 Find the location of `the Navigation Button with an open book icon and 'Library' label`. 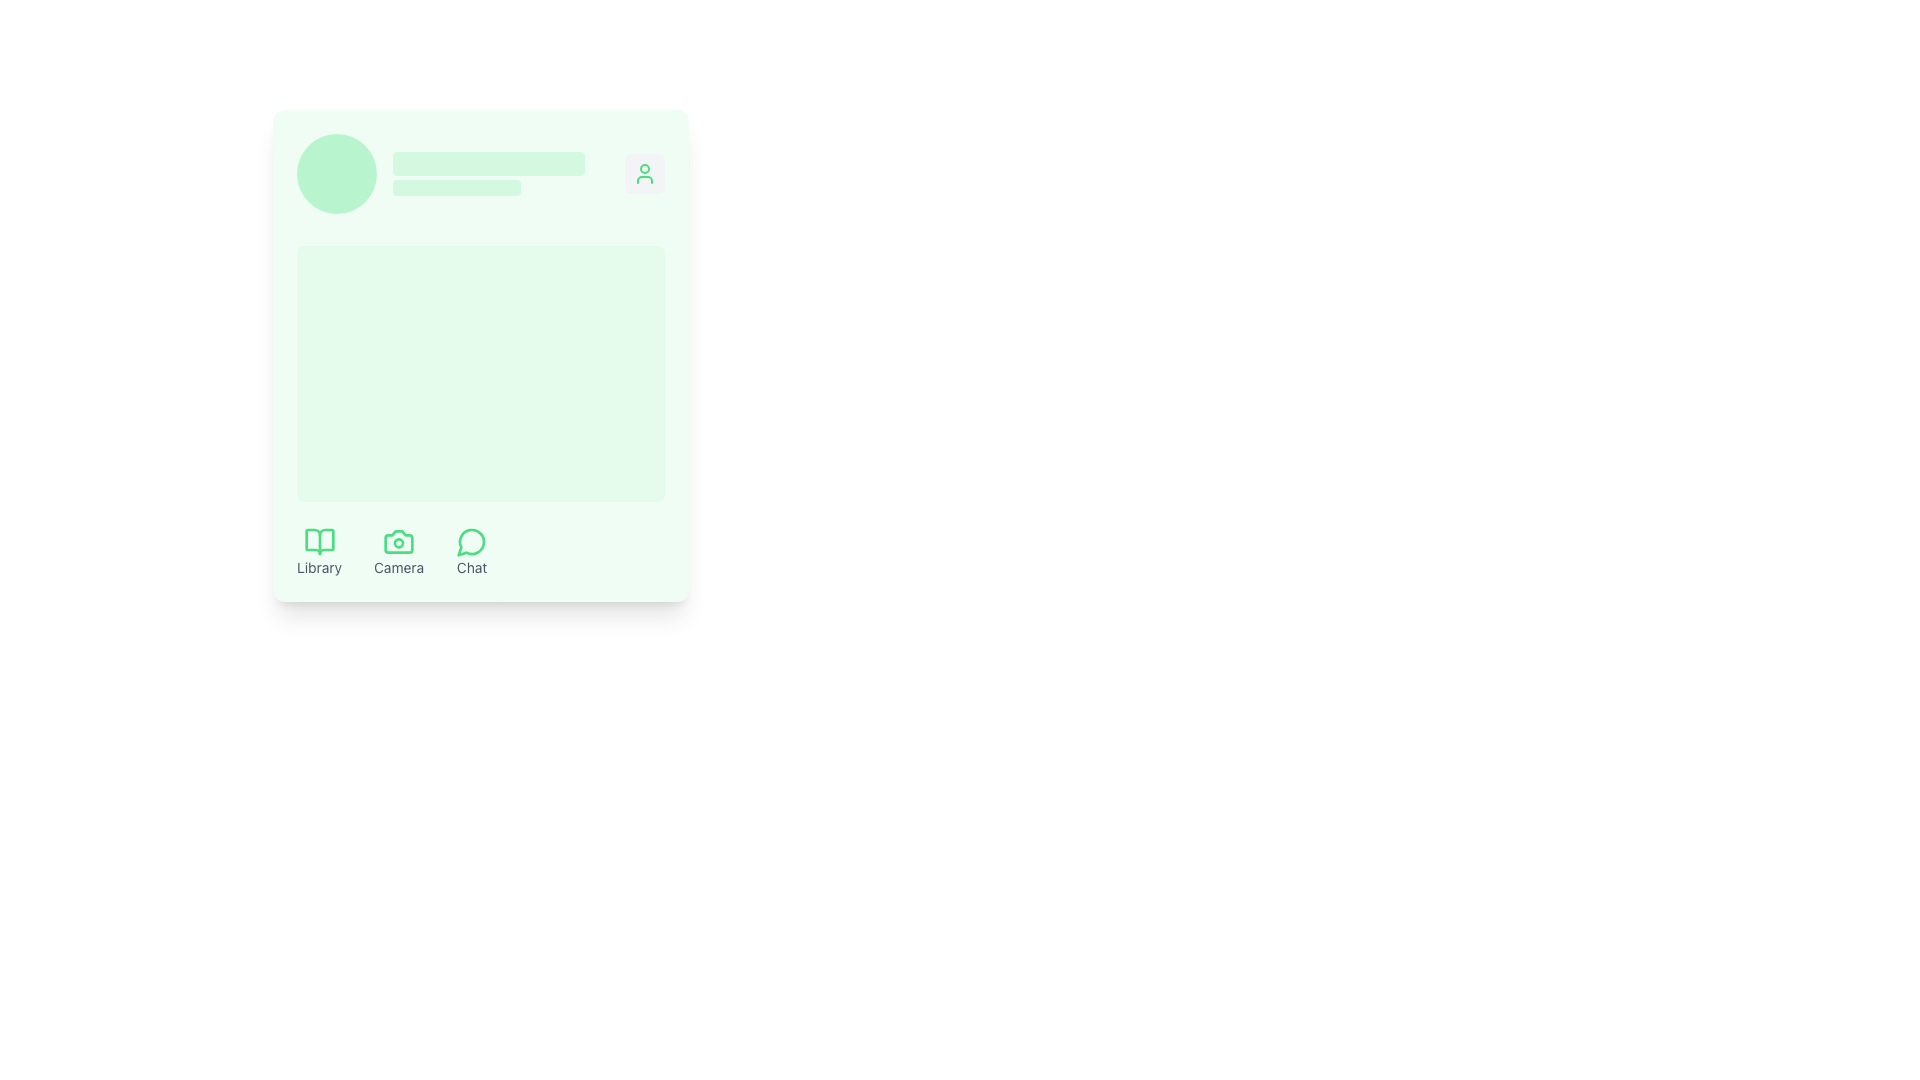

the Navigation Button with an open book icon and 'Library' label is located at coordinates (318, 551).